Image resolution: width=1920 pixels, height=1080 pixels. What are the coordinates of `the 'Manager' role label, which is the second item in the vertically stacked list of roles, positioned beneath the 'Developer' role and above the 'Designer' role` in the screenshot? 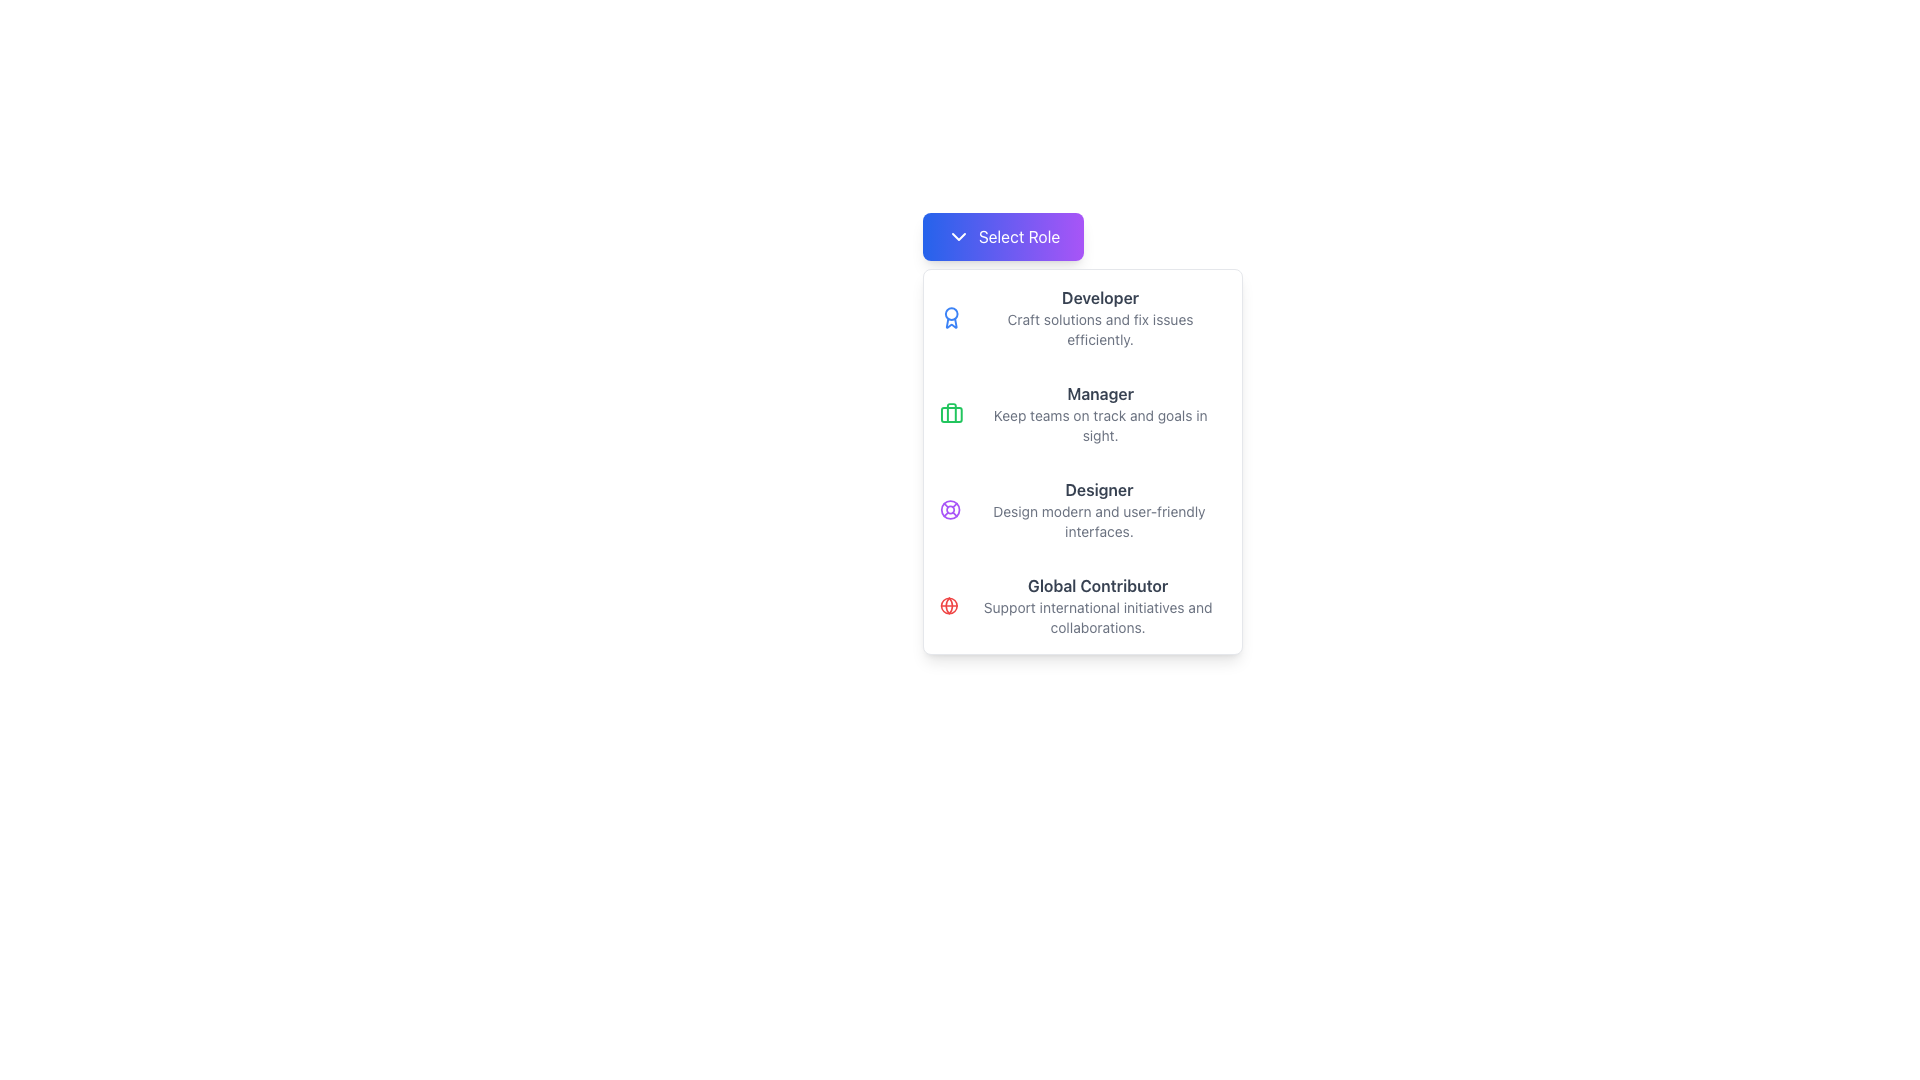 It's located at (1099, 393).